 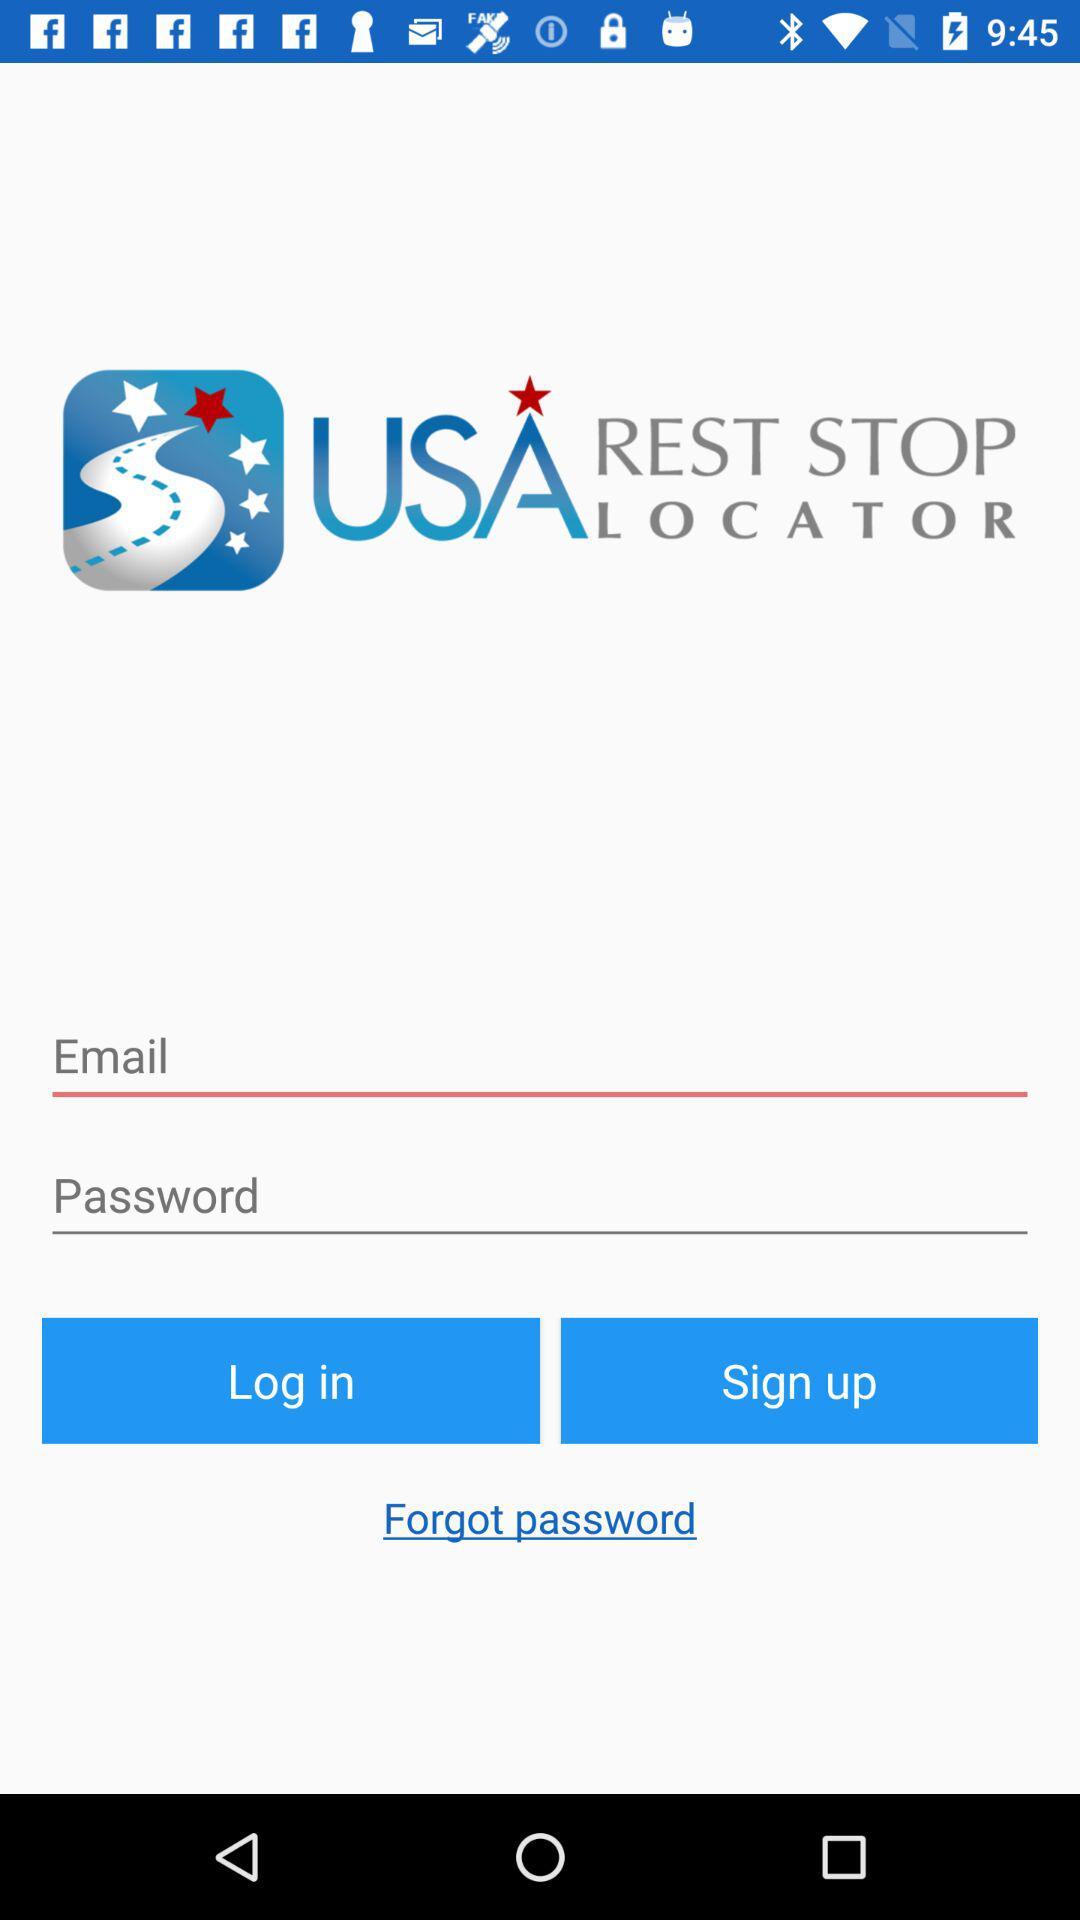 What do you see at coordinates (290, 1379) in the screenshot?
I see `item next to sign up item` at bounding box center [290, 1379].